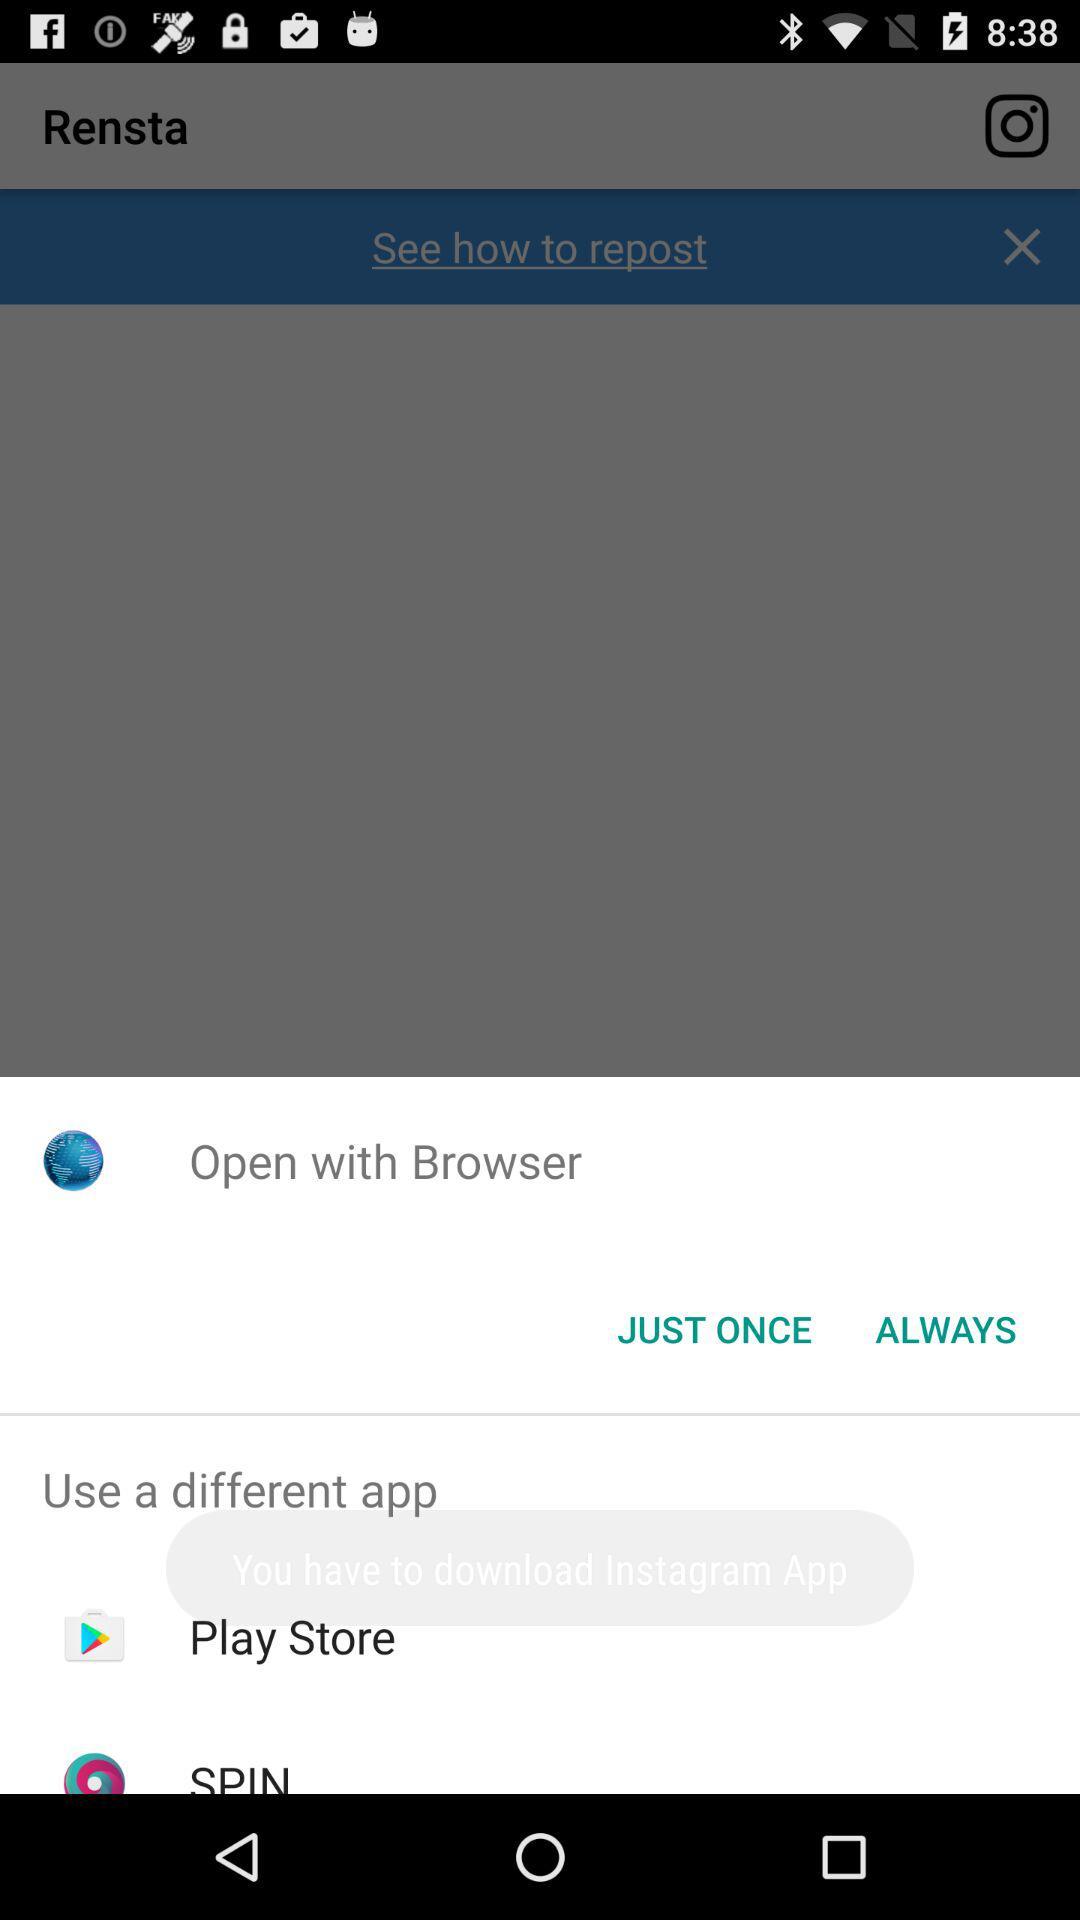 Image resolution: width=1080 pixels, height=1920 pixels. I want to click on the play store app, so click(292, 1636).